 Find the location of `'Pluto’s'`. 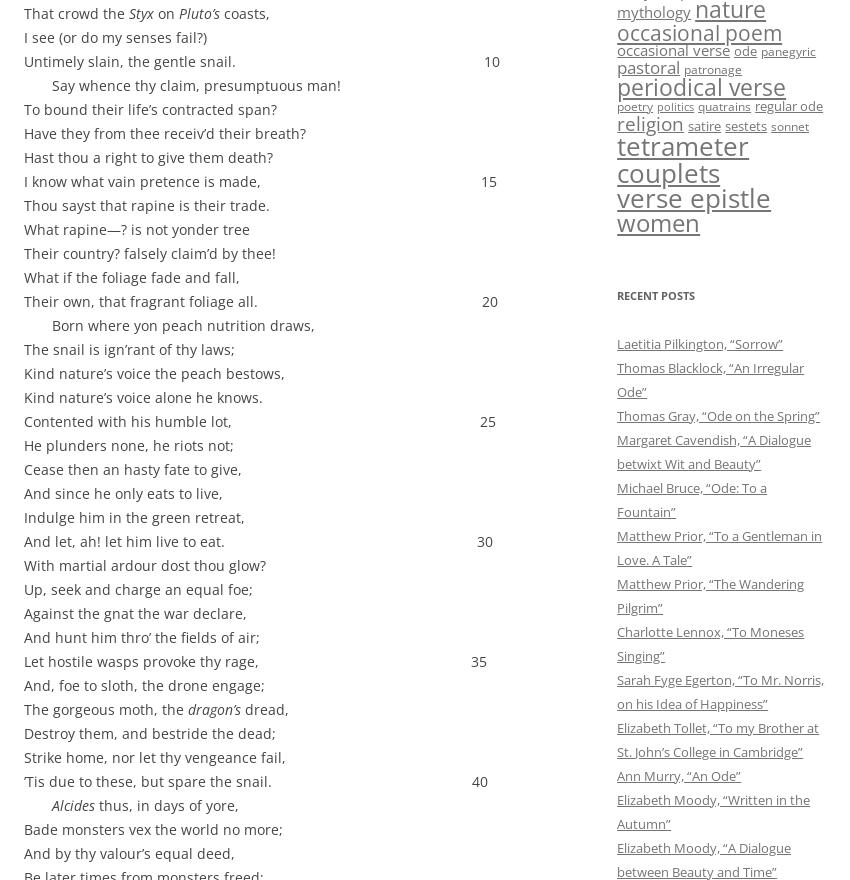

'Pluto’s' is located at coordinates (198, 12).